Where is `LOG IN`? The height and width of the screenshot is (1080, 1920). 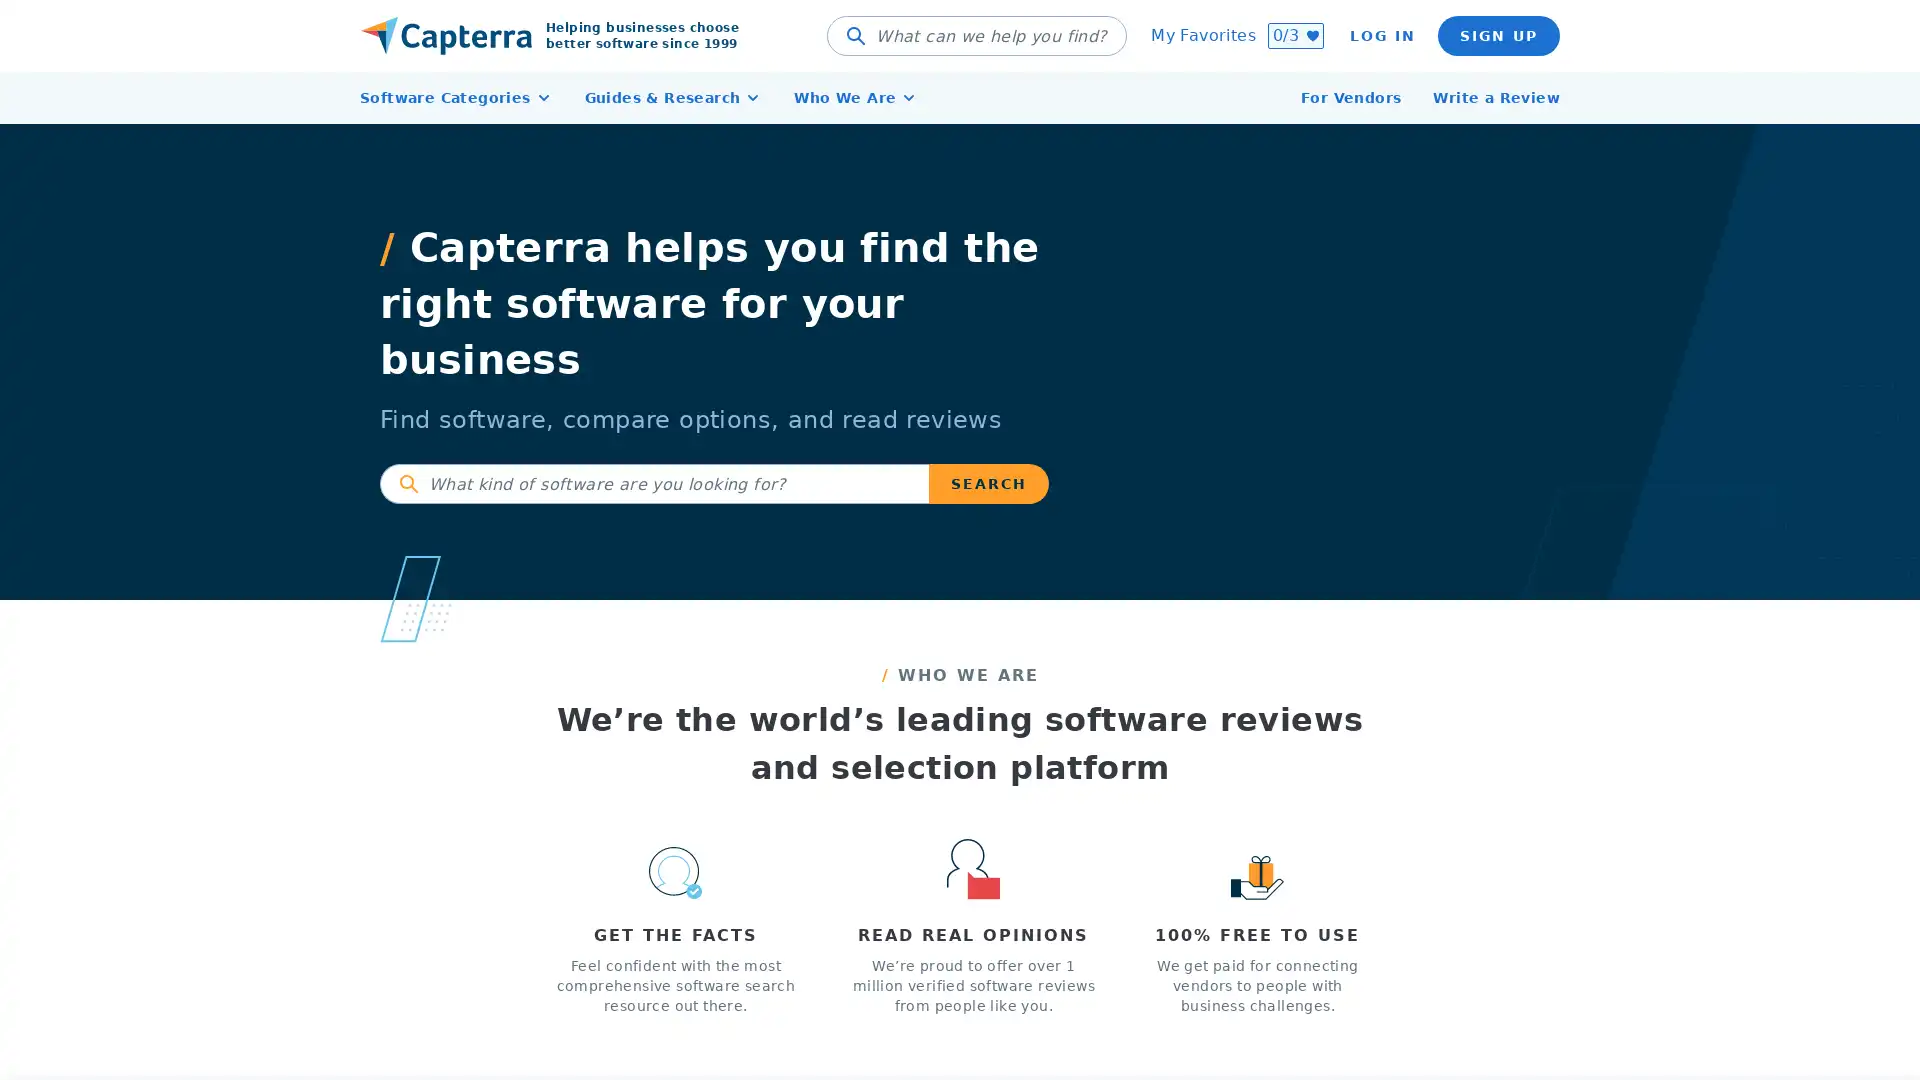 LOG IN is located at coordinates (1381, 35).